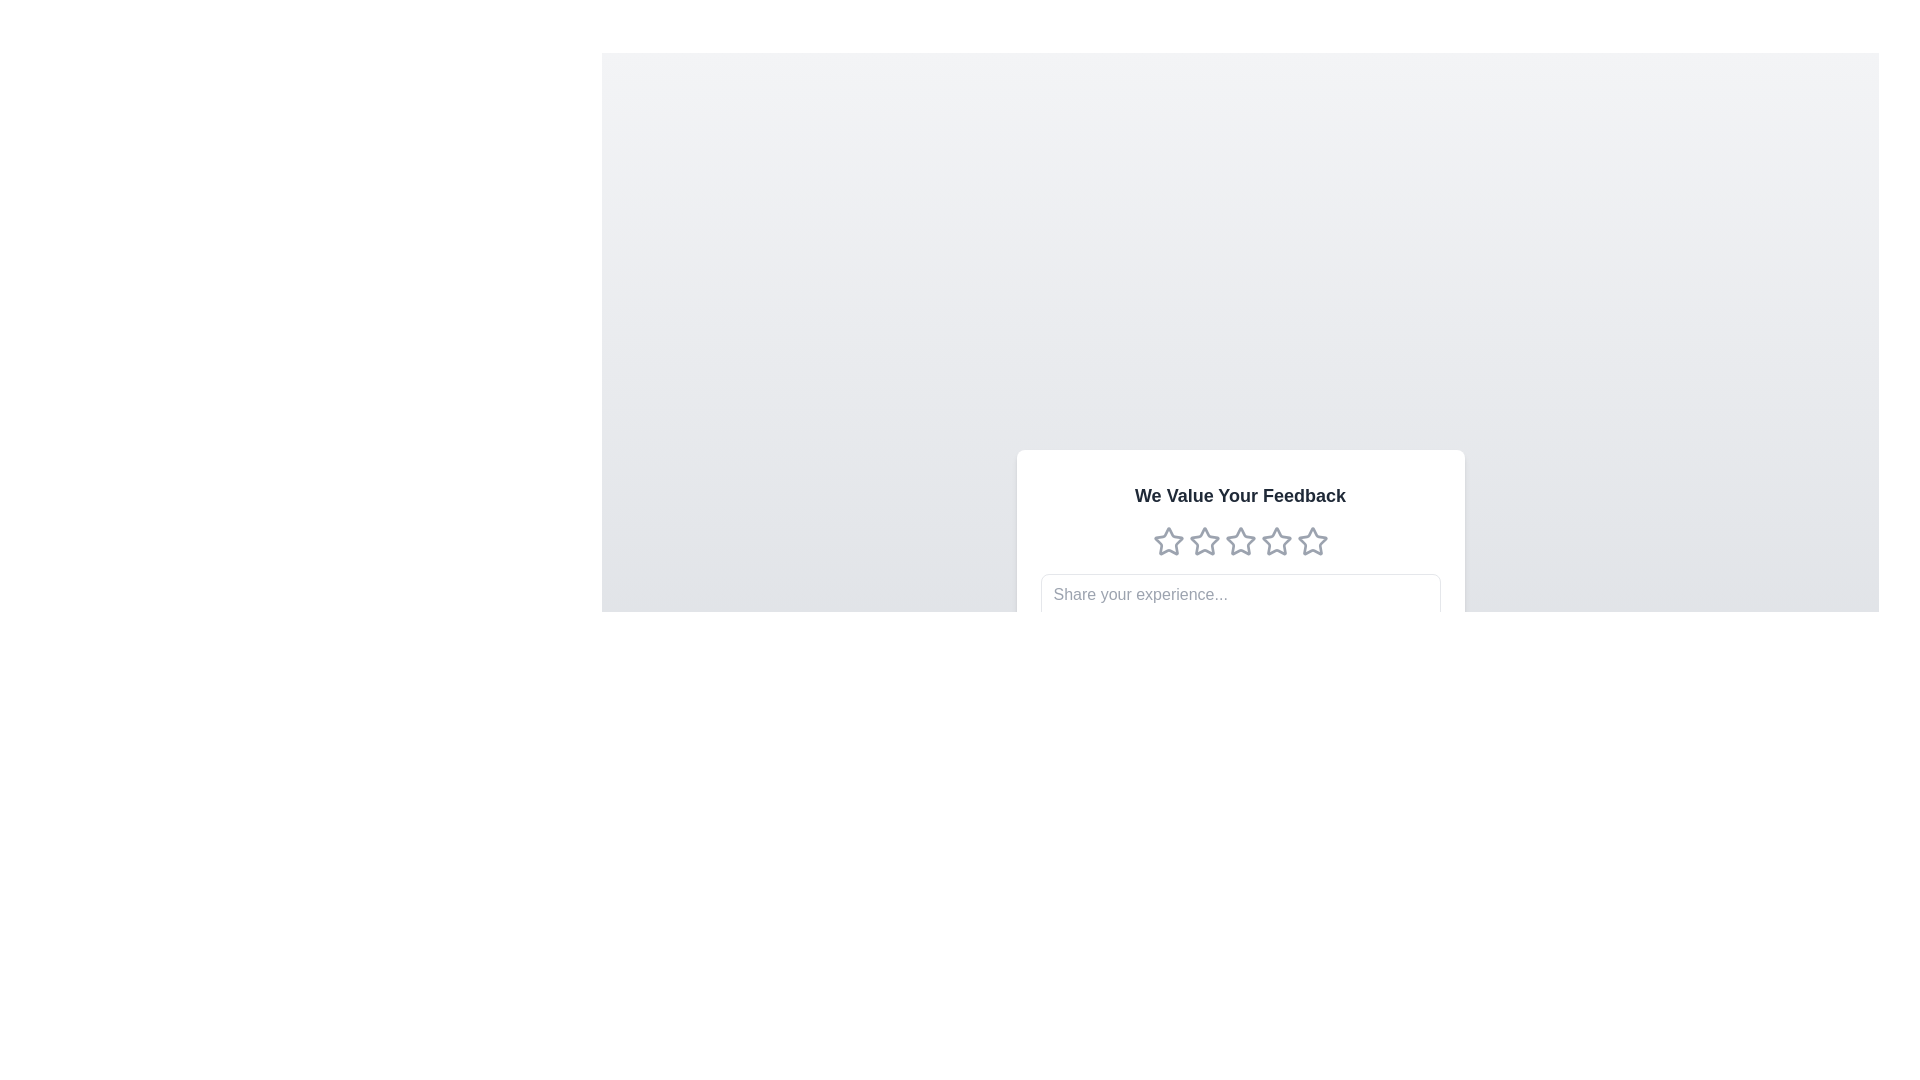 The width and height of the screenshot is (1920, 1080). What do you see at coordinates (1239, 495) in the screenshot?
I see `the text header 'We Value Your Feedback'` at bounding box center [1239, 495].